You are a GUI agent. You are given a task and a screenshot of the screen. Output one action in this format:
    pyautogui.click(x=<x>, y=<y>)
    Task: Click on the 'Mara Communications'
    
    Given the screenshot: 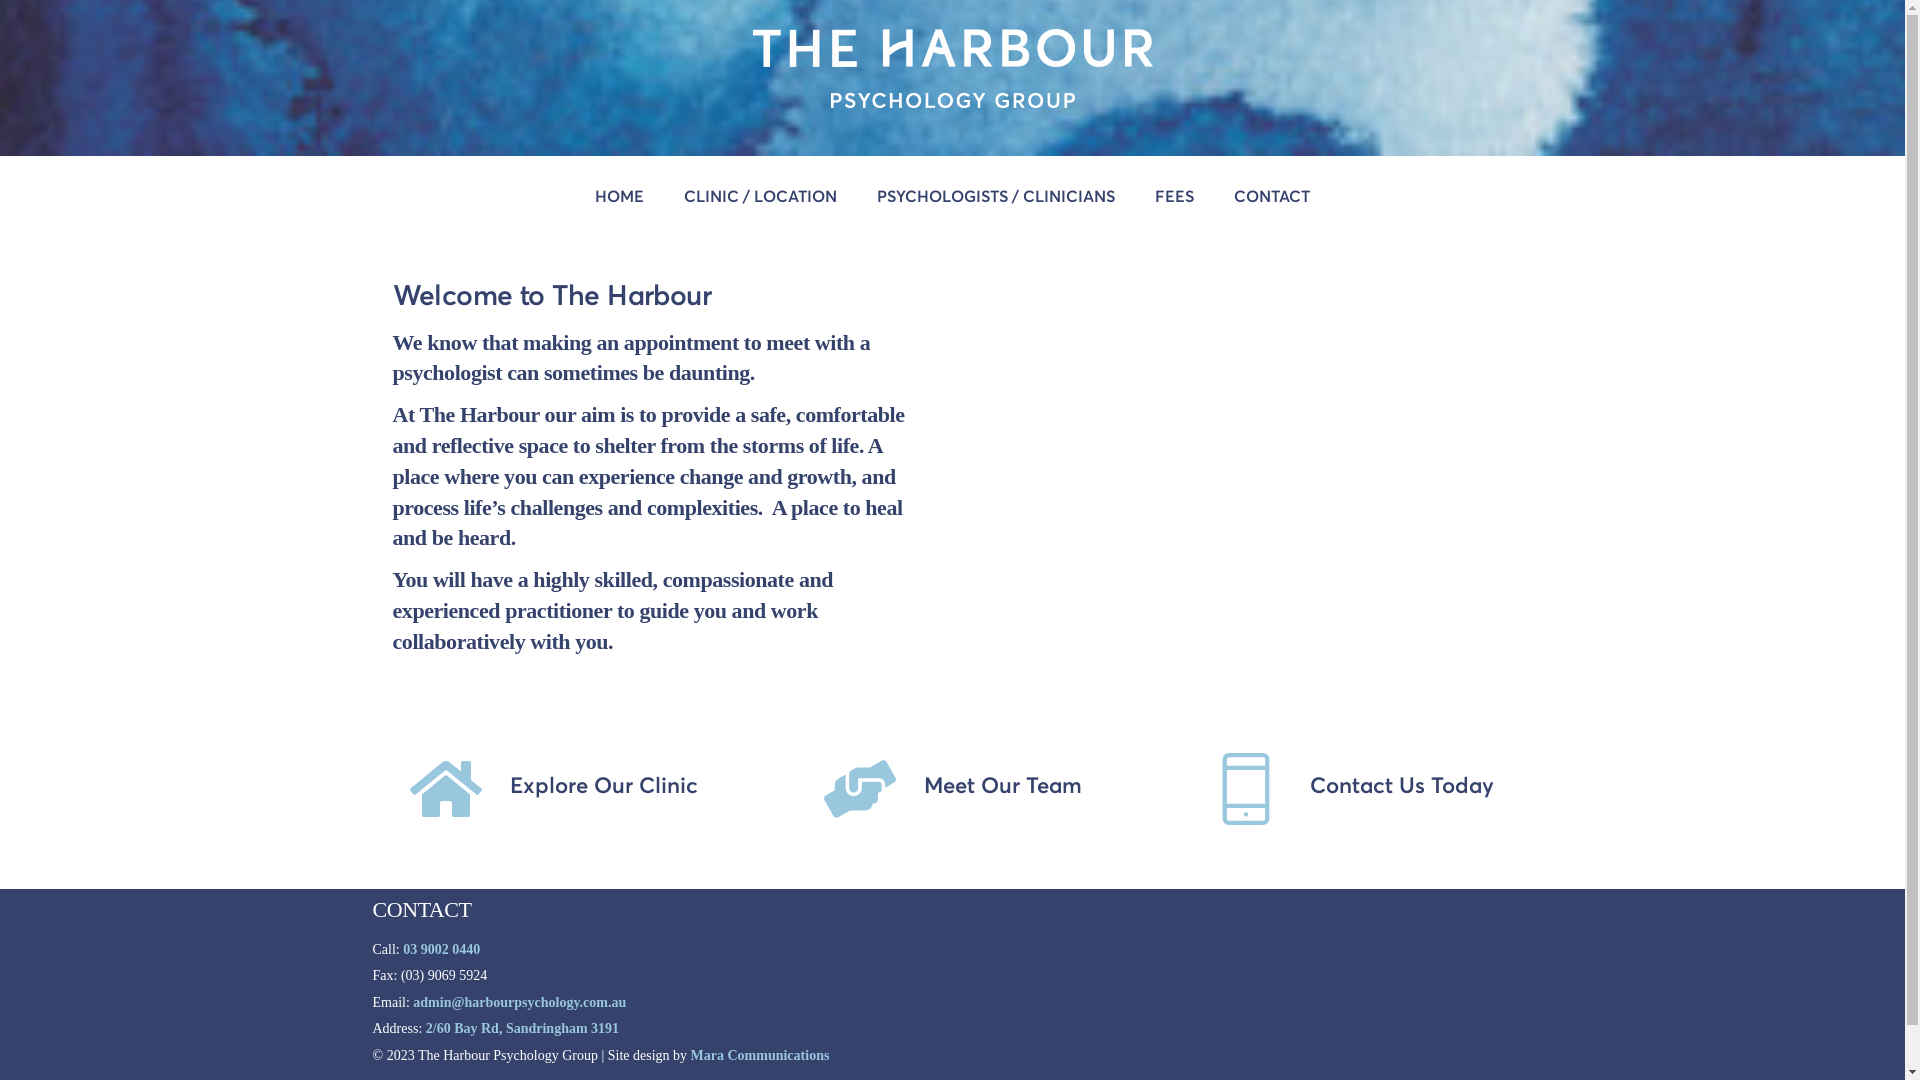 What is the action you would take?
    pyautogui.click(x=691, y=1054)
    